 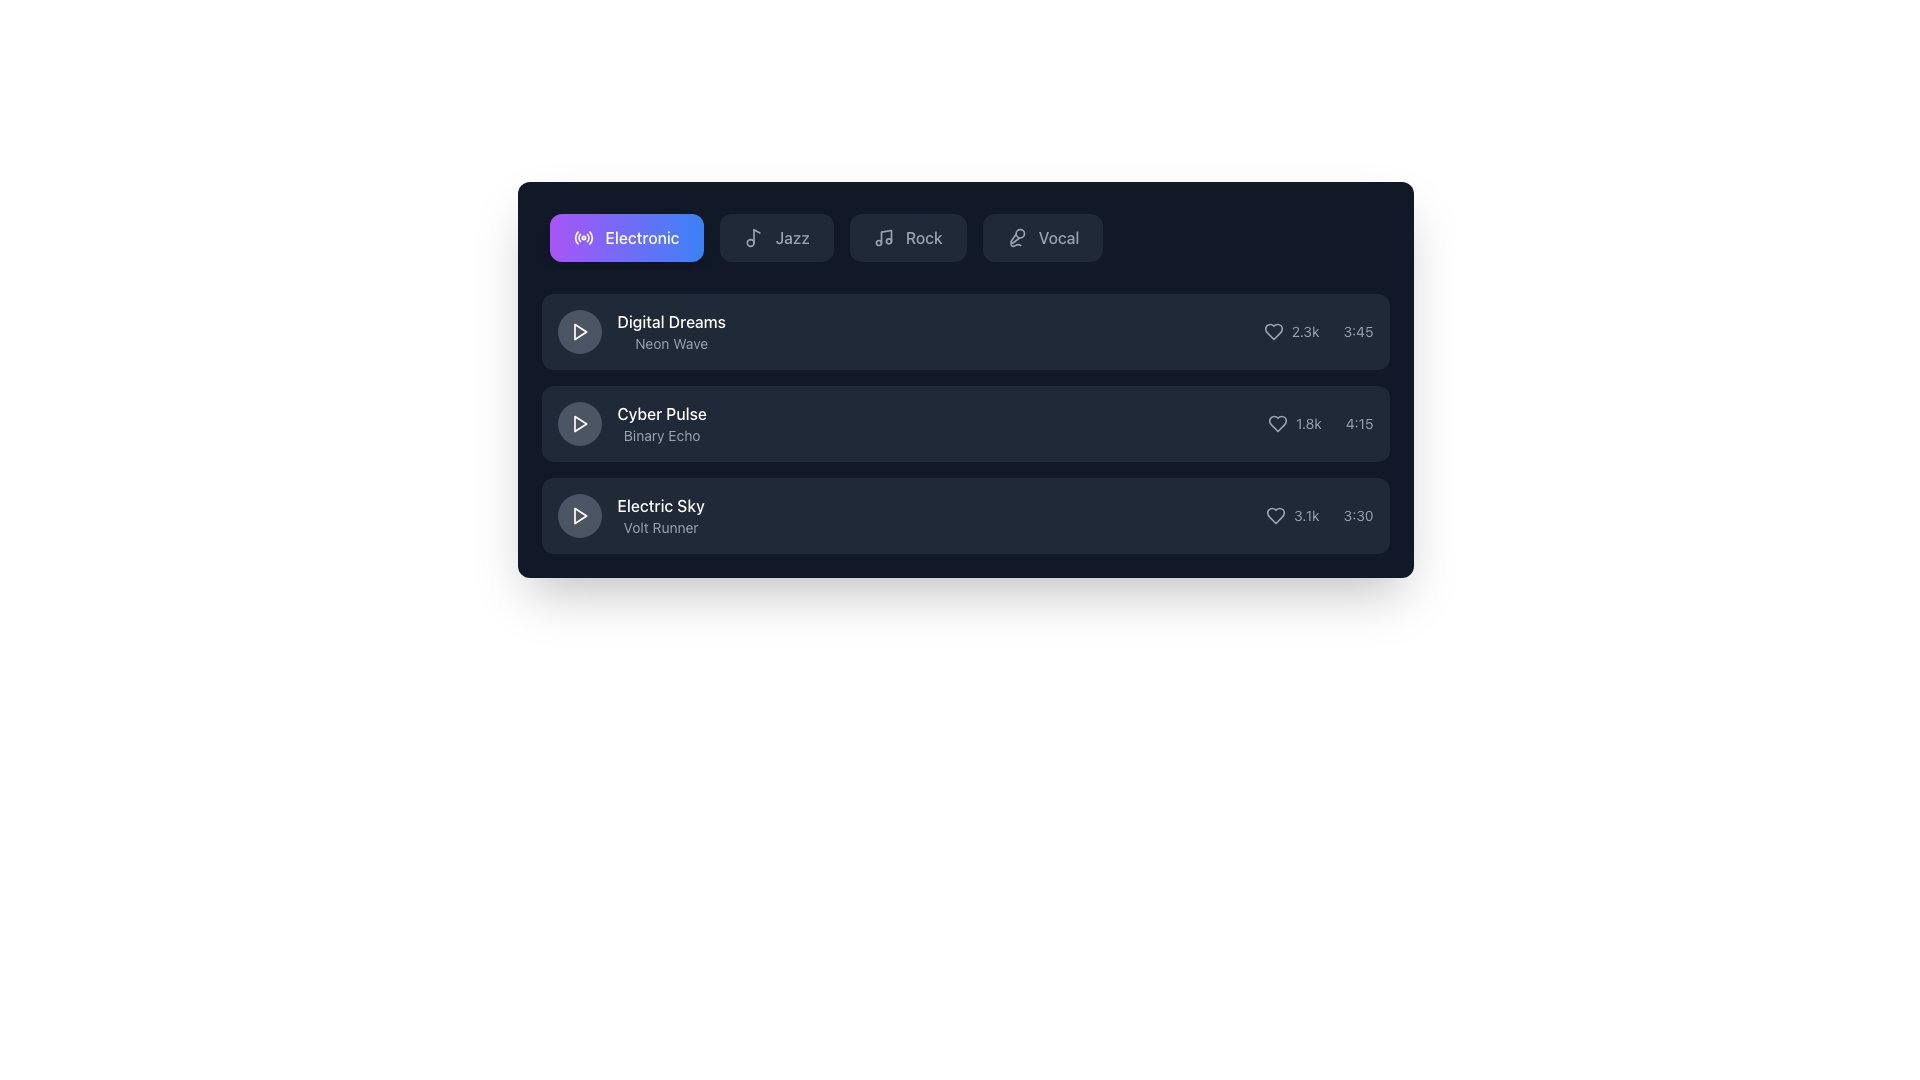 What do you see at coordinates (625, 237) in the screenshot?
I see `the first category button labeled 'Electronic'` at bounding box center [625, 237].